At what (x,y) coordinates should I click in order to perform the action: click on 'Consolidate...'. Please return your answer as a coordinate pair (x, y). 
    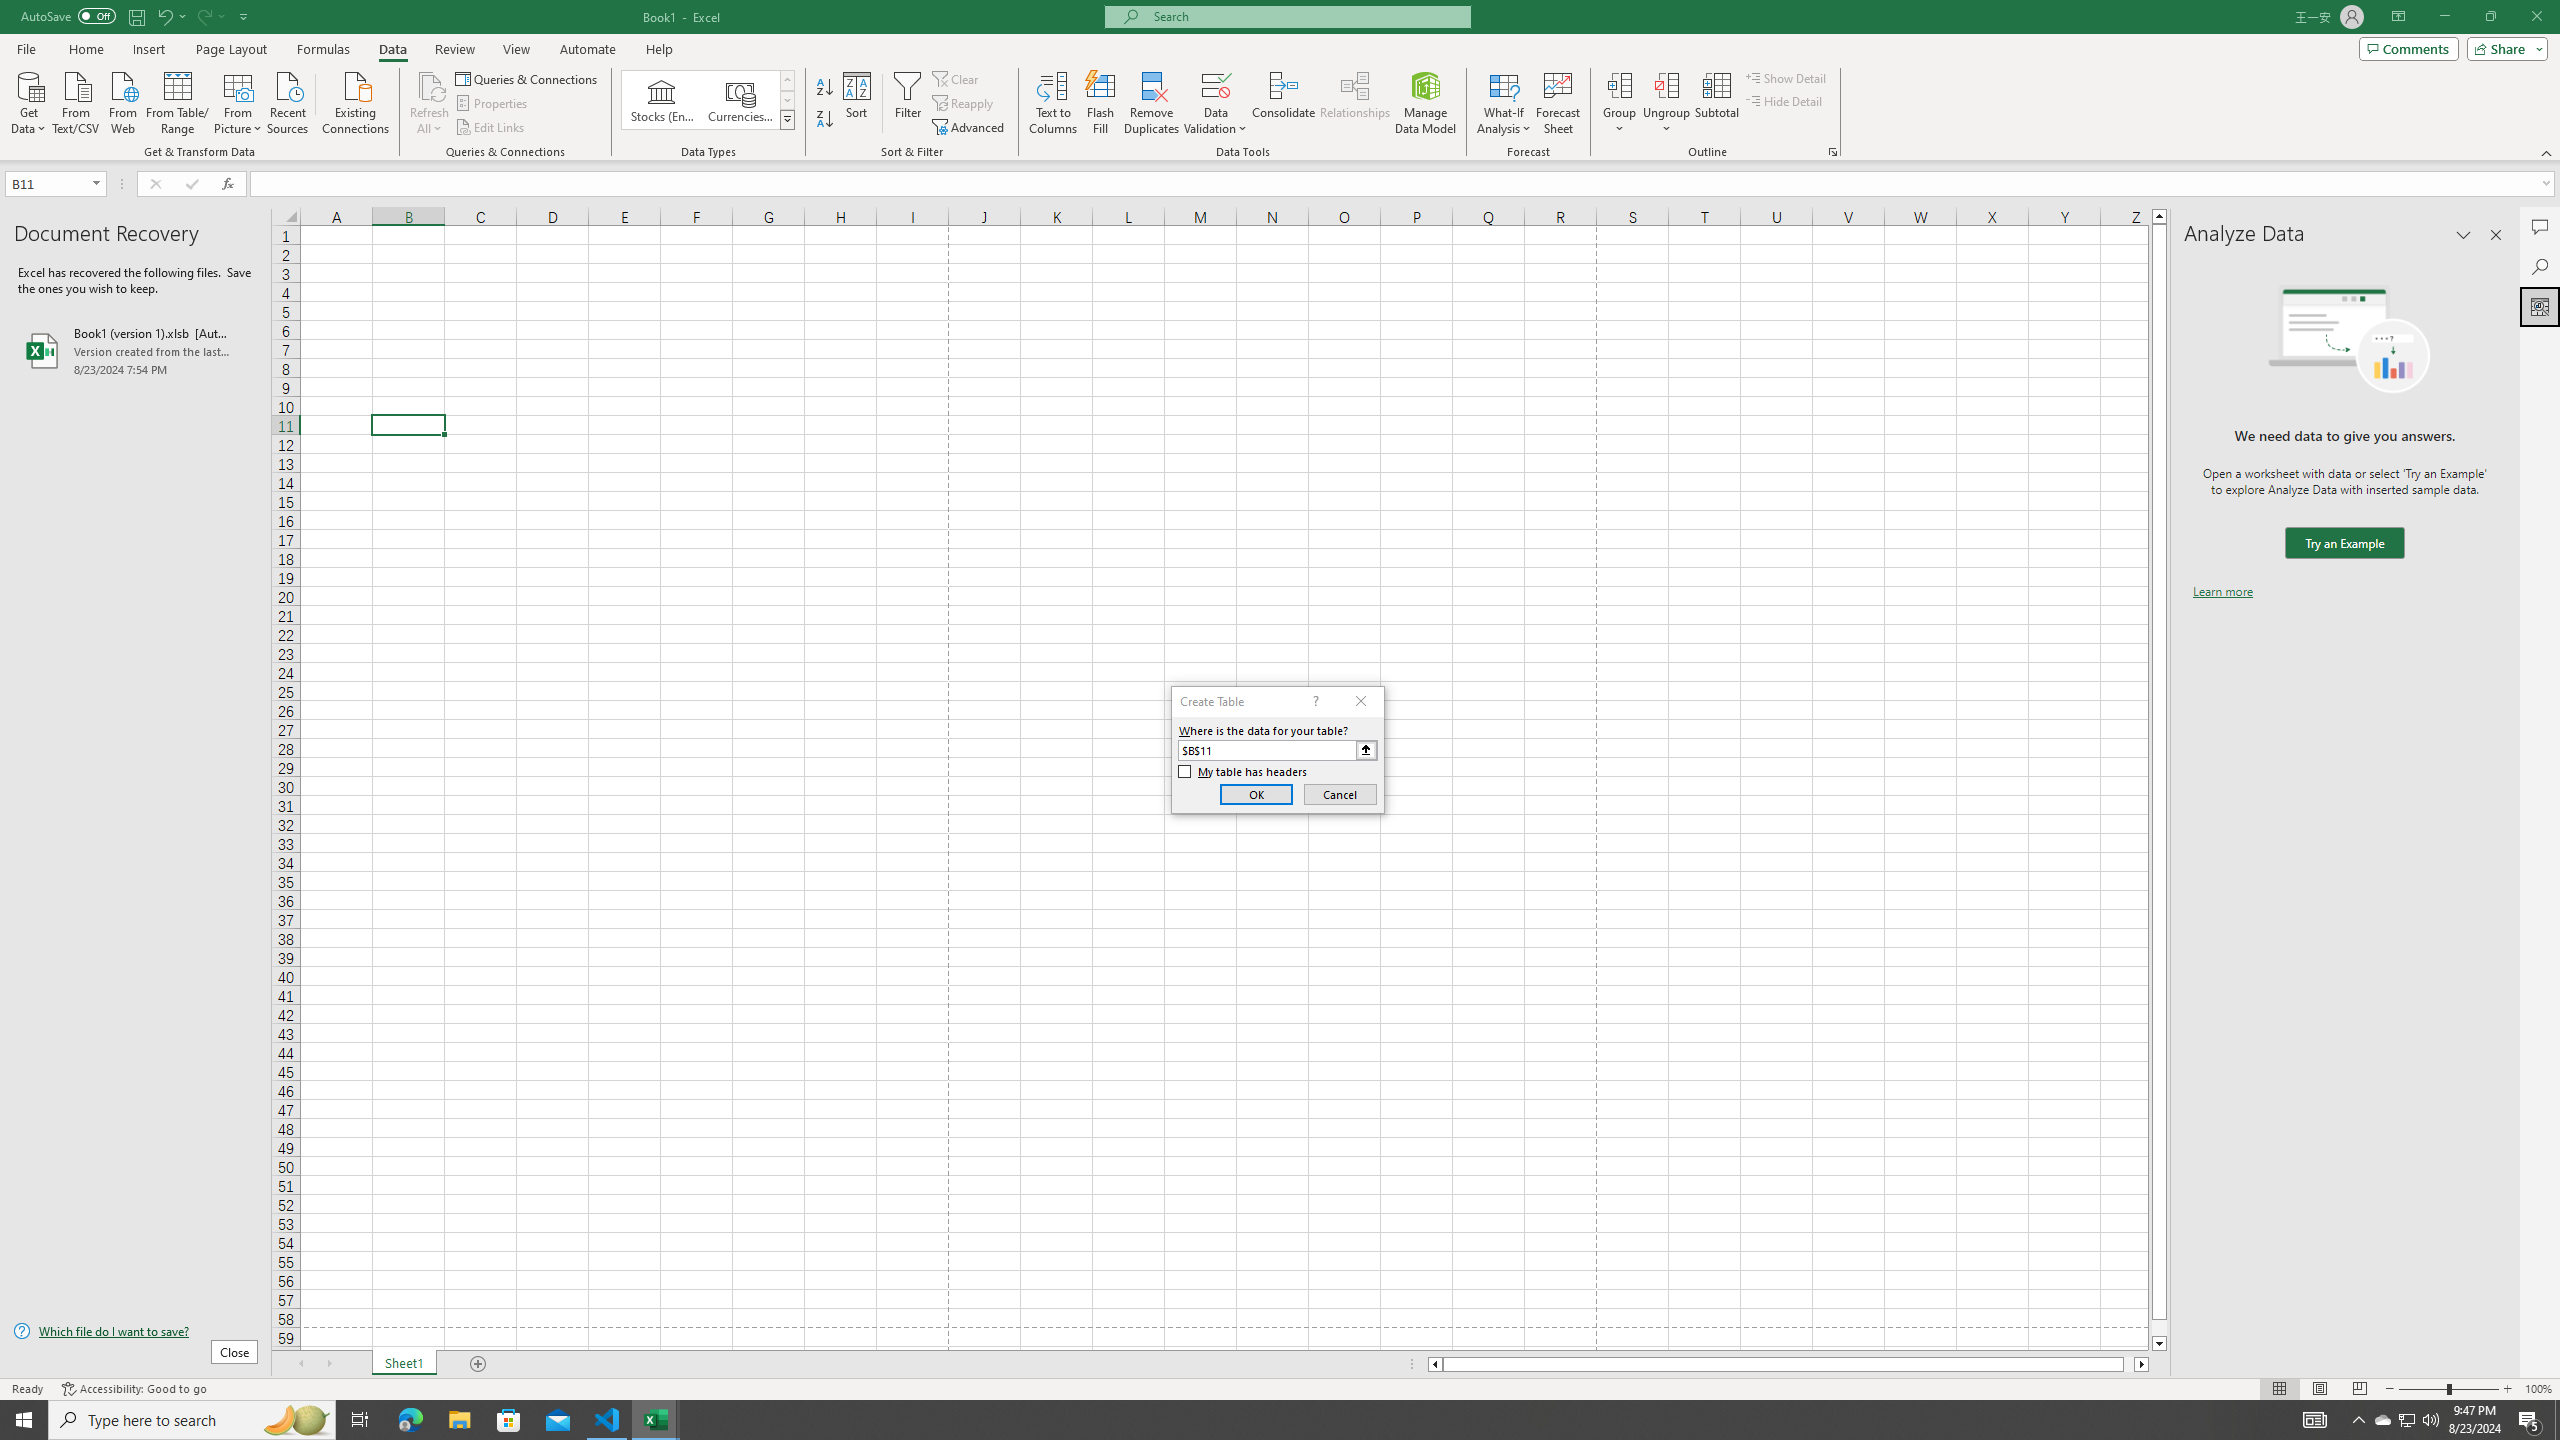
    Looking at the image, I should click on (1283, 103).